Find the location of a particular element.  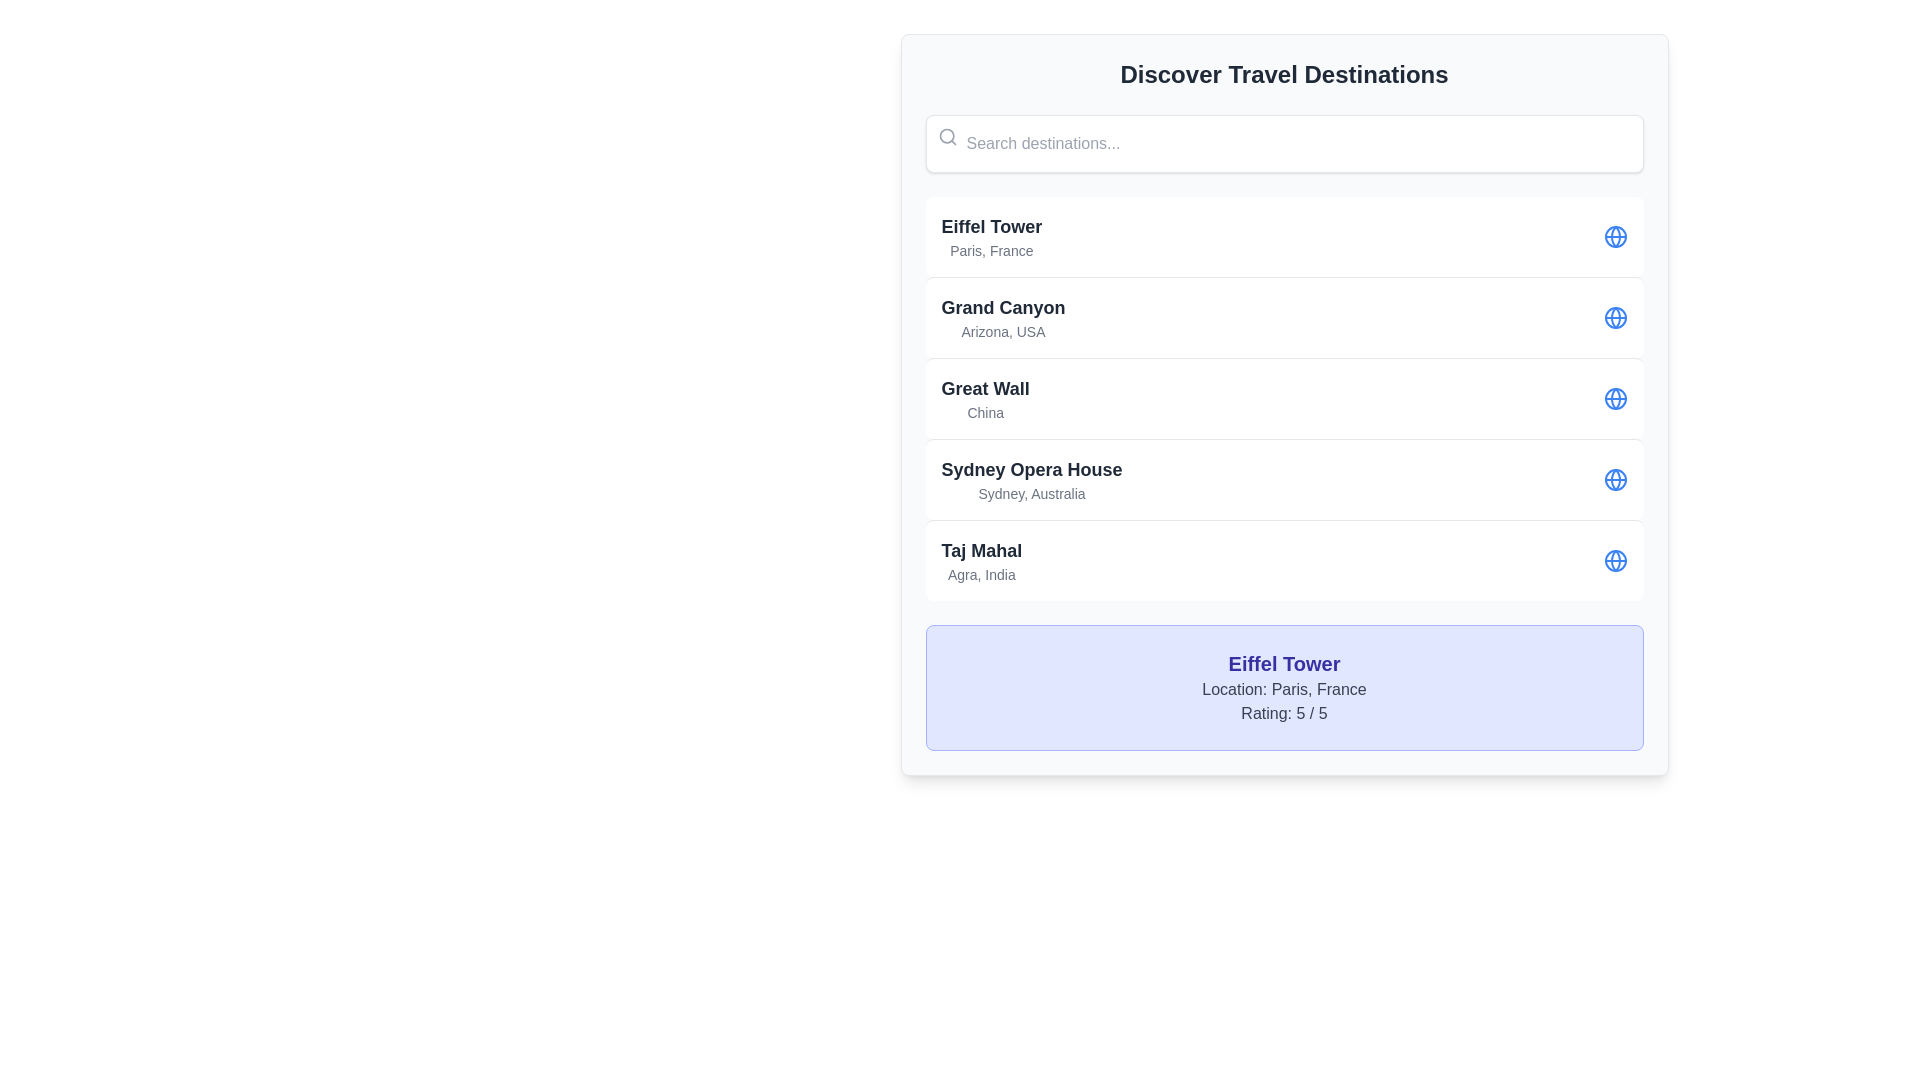

the text label 'Eiffel Tower', which is styled with a large, bold font in dark gray, located at the upper-left corner of the travel destinations list is located at coordinates (991, 226).